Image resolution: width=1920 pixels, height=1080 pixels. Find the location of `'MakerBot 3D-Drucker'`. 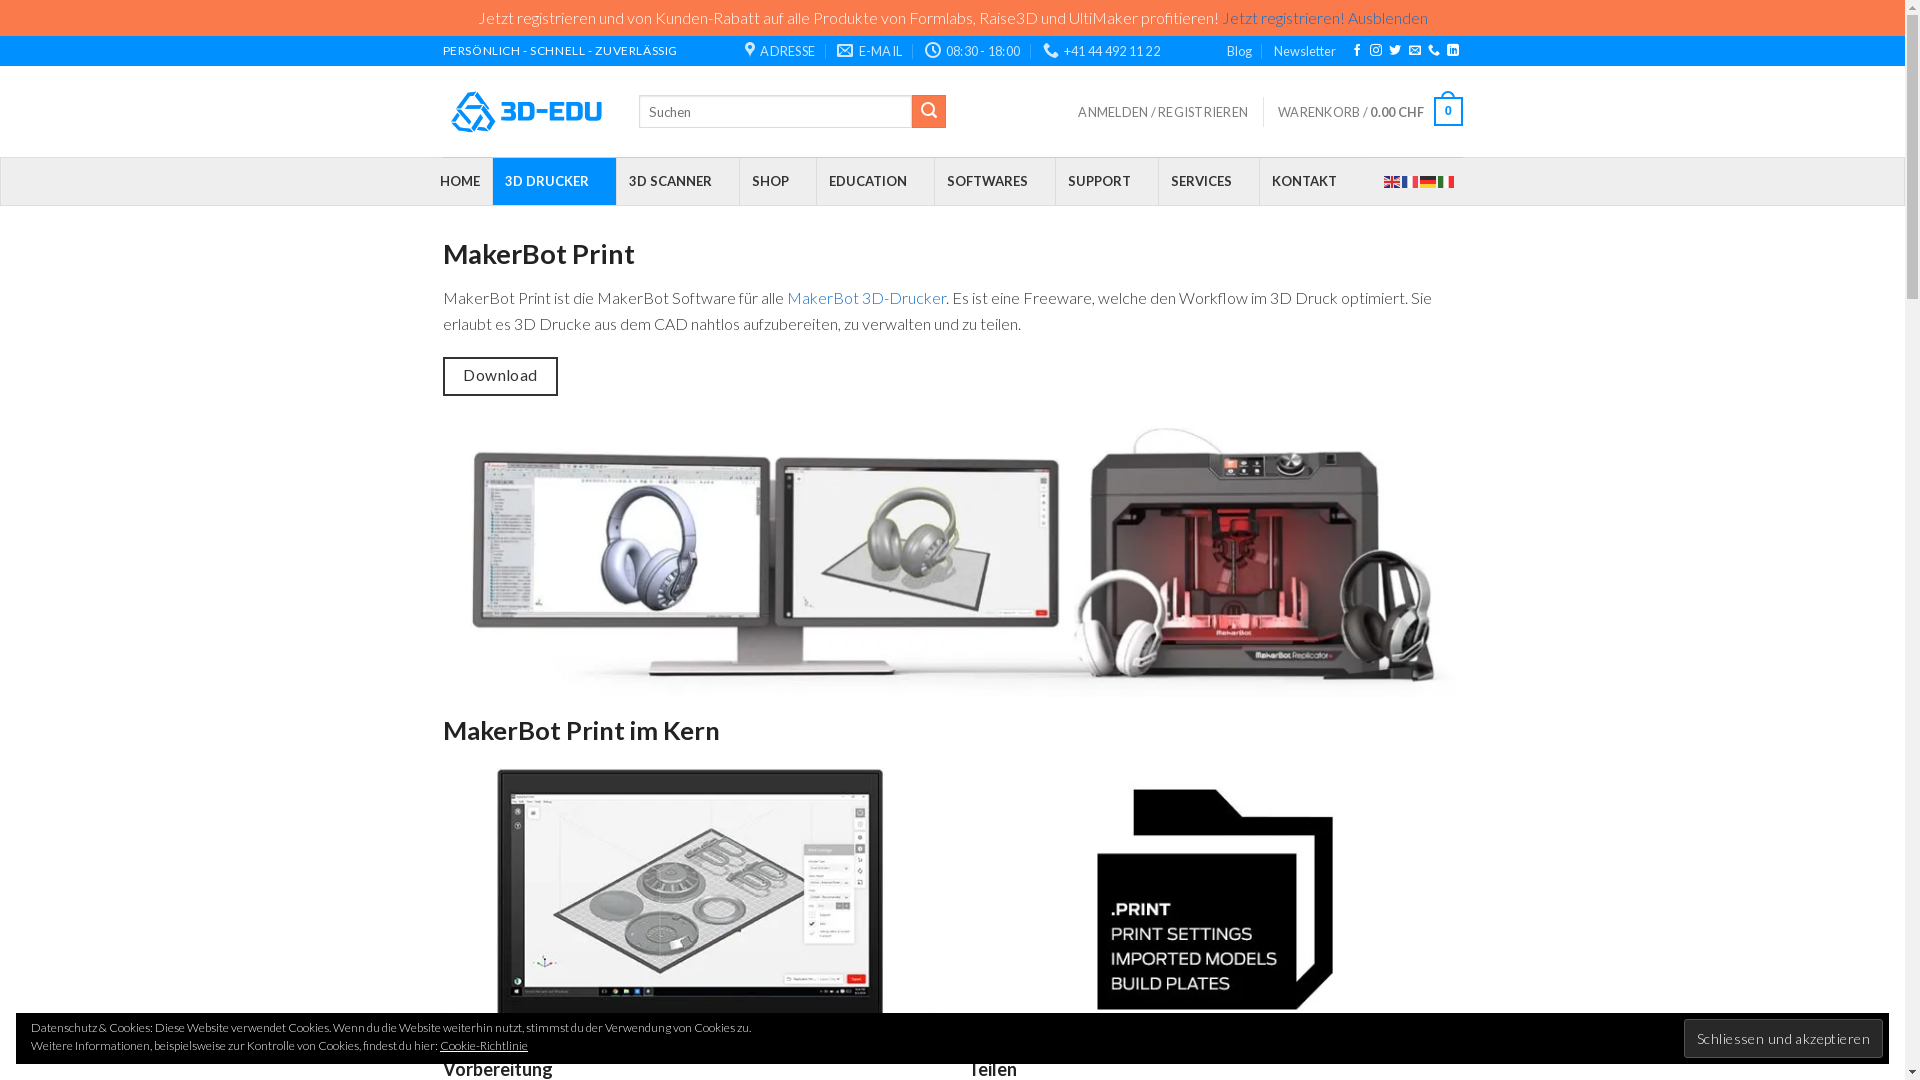

'MakerBot 3D-Drucker' is located at coordinates (785, 297).